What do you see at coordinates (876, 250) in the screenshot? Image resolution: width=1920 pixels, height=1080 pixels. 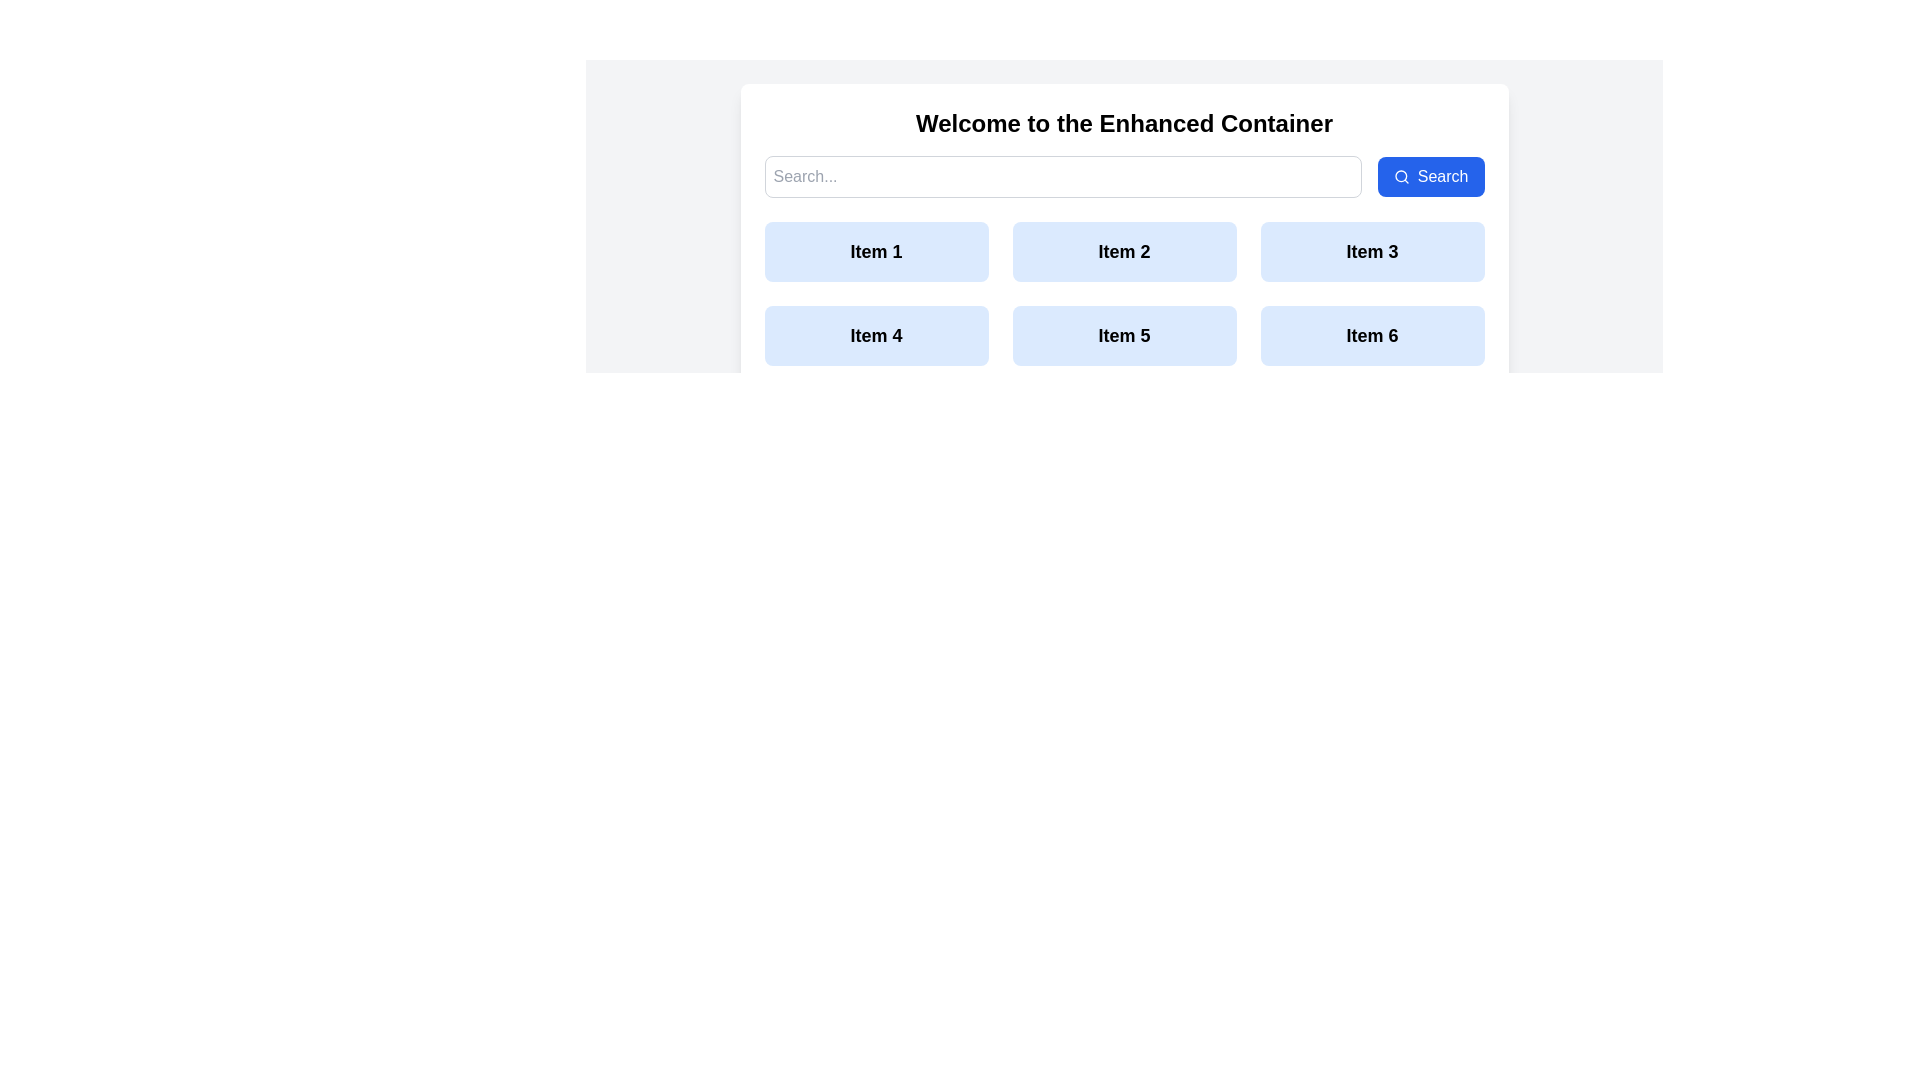 I see `the 'Item 1' button, which is a rectangular button with a light blue background and bold dark text, located at the top-left corner of a grid layout` at bounding box center [876, 250].